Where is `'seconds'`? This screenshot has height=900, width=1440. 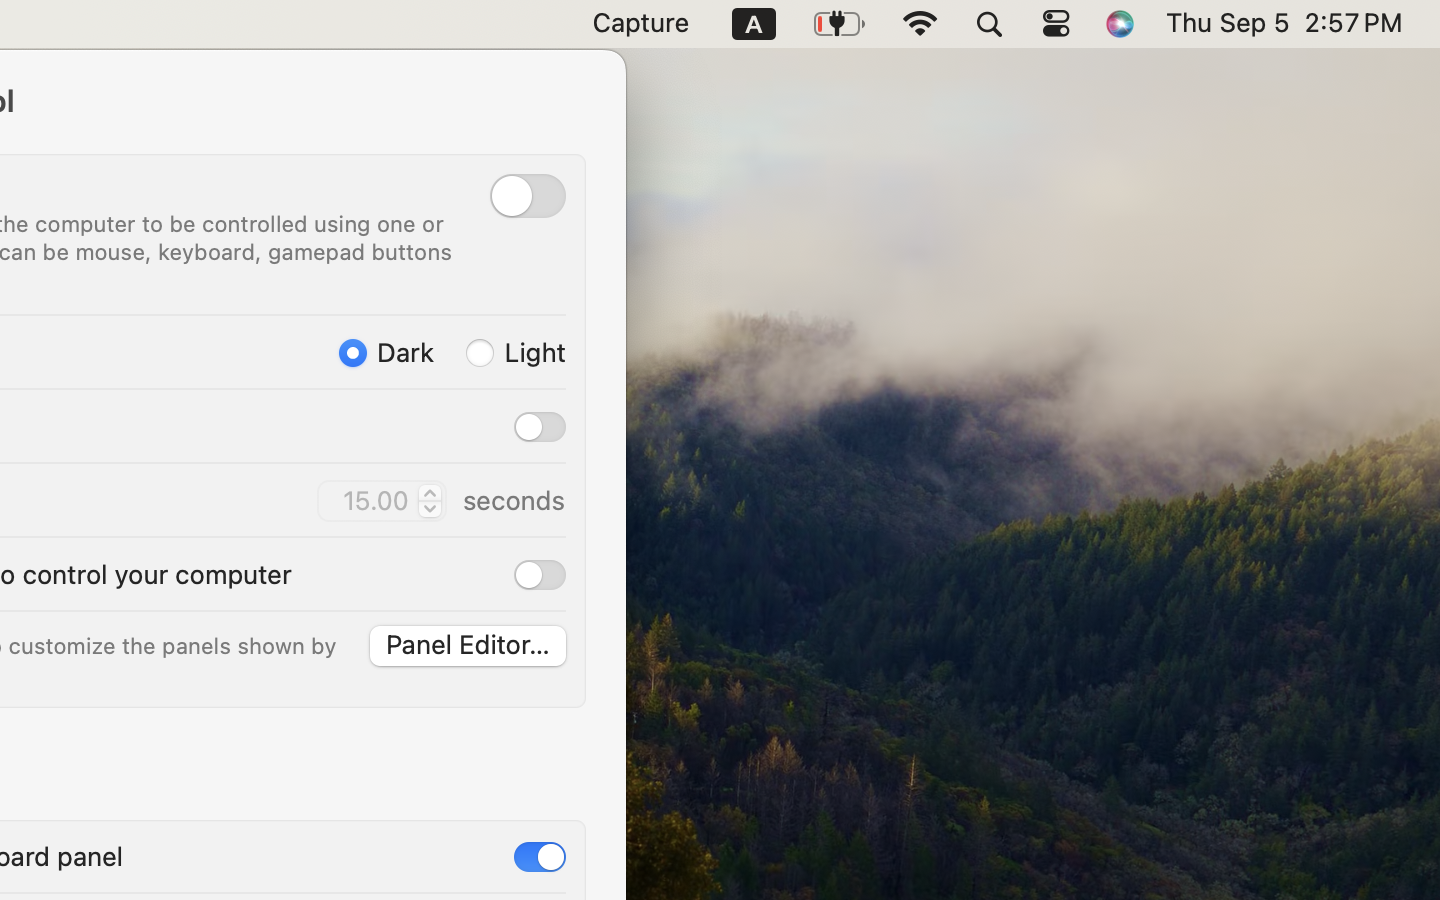
'seconds' is located at coordinates (512, 499).